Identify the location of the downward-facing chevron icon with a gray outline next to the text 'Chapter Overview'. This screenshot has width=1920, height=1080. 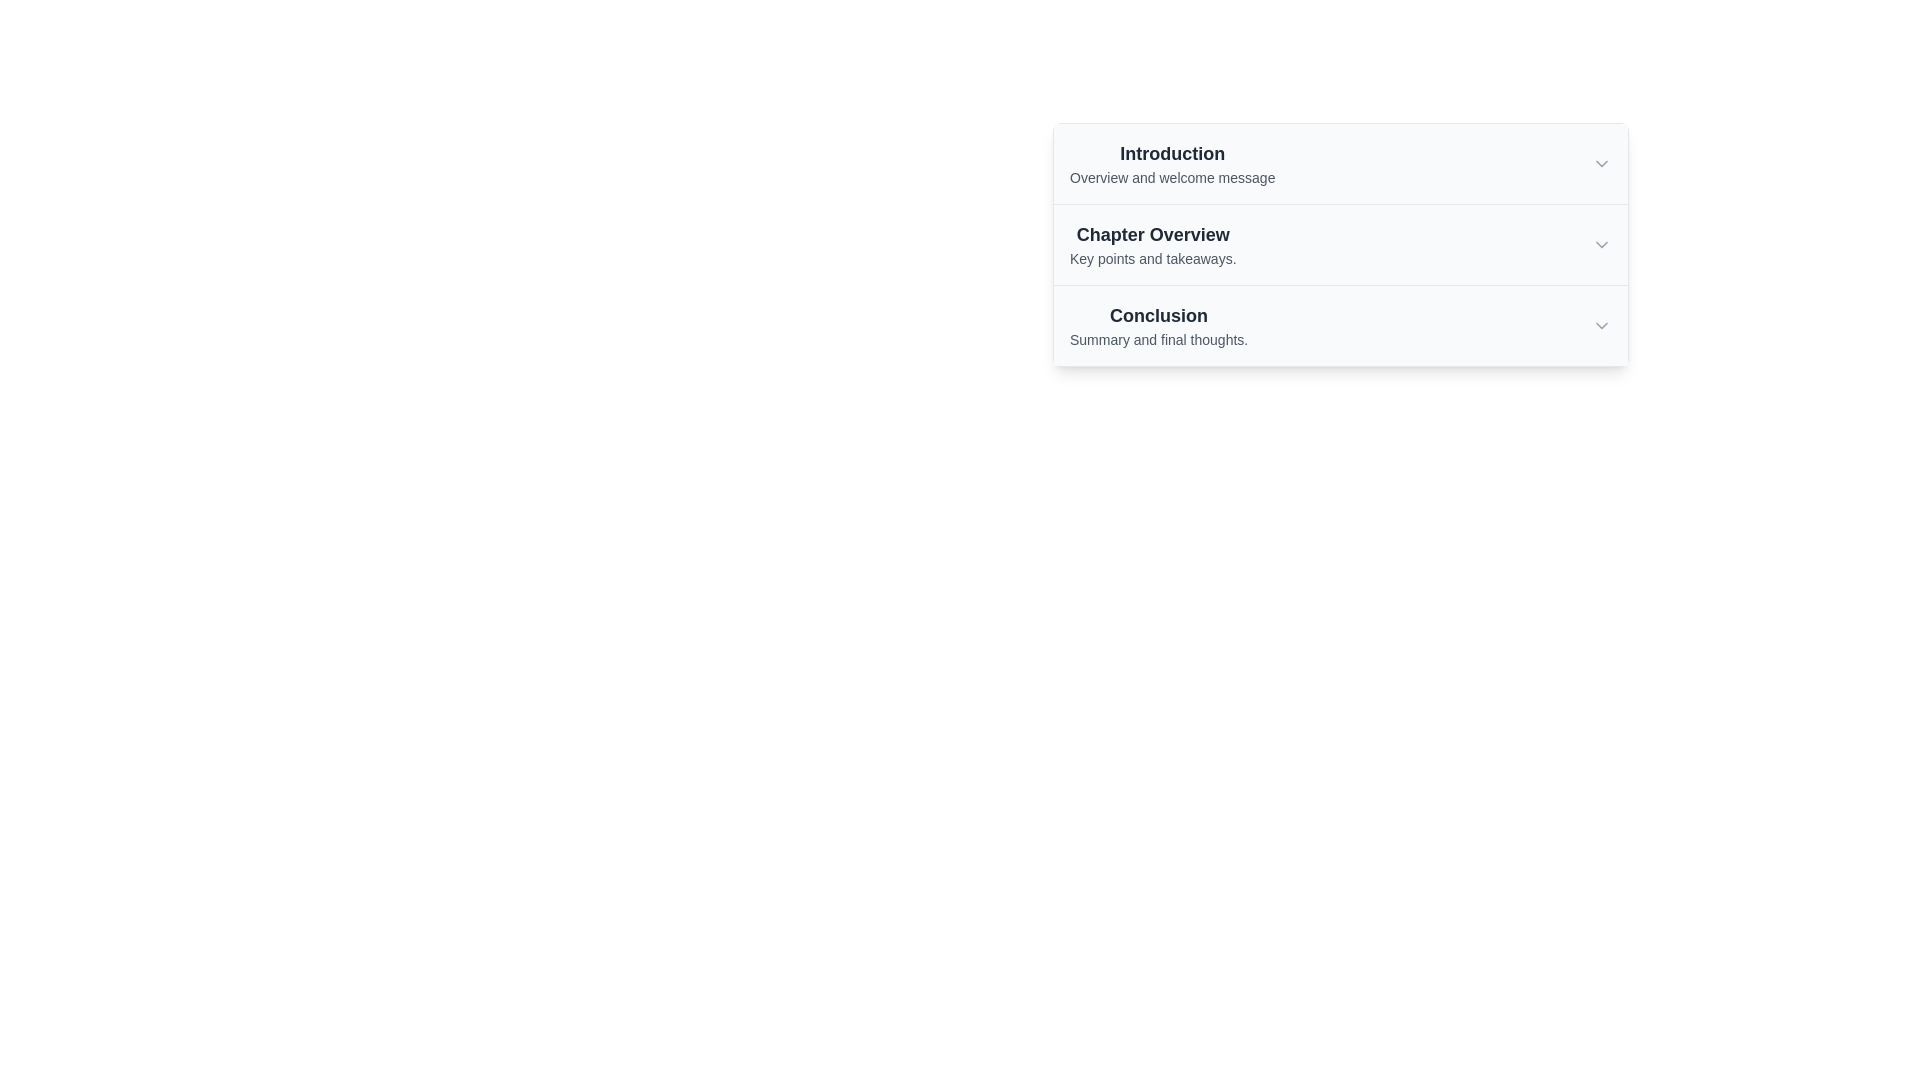
(1602, 244).